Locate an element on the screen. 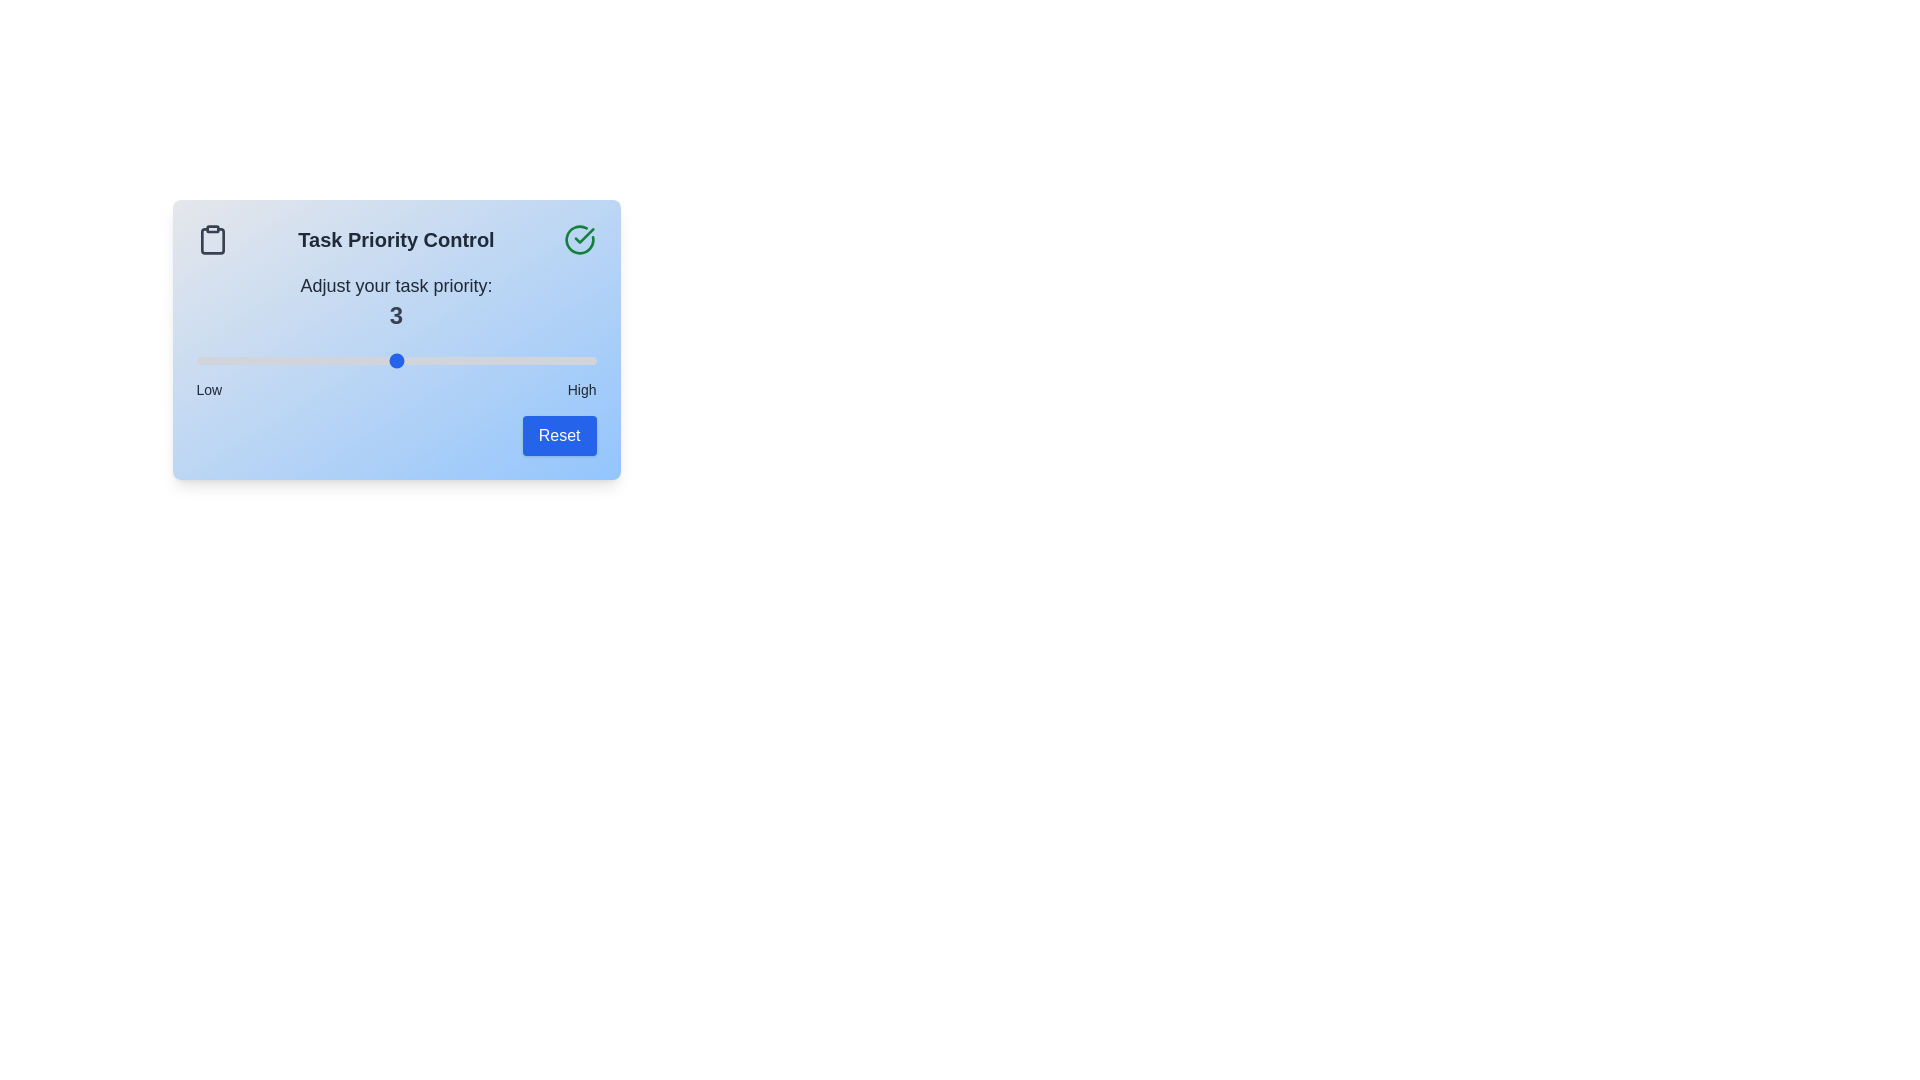 The height and width of the screenshot is (1080, 1920). the priority slider to 1 within the range of 1 to 5 is located at coordinates (196, 361).